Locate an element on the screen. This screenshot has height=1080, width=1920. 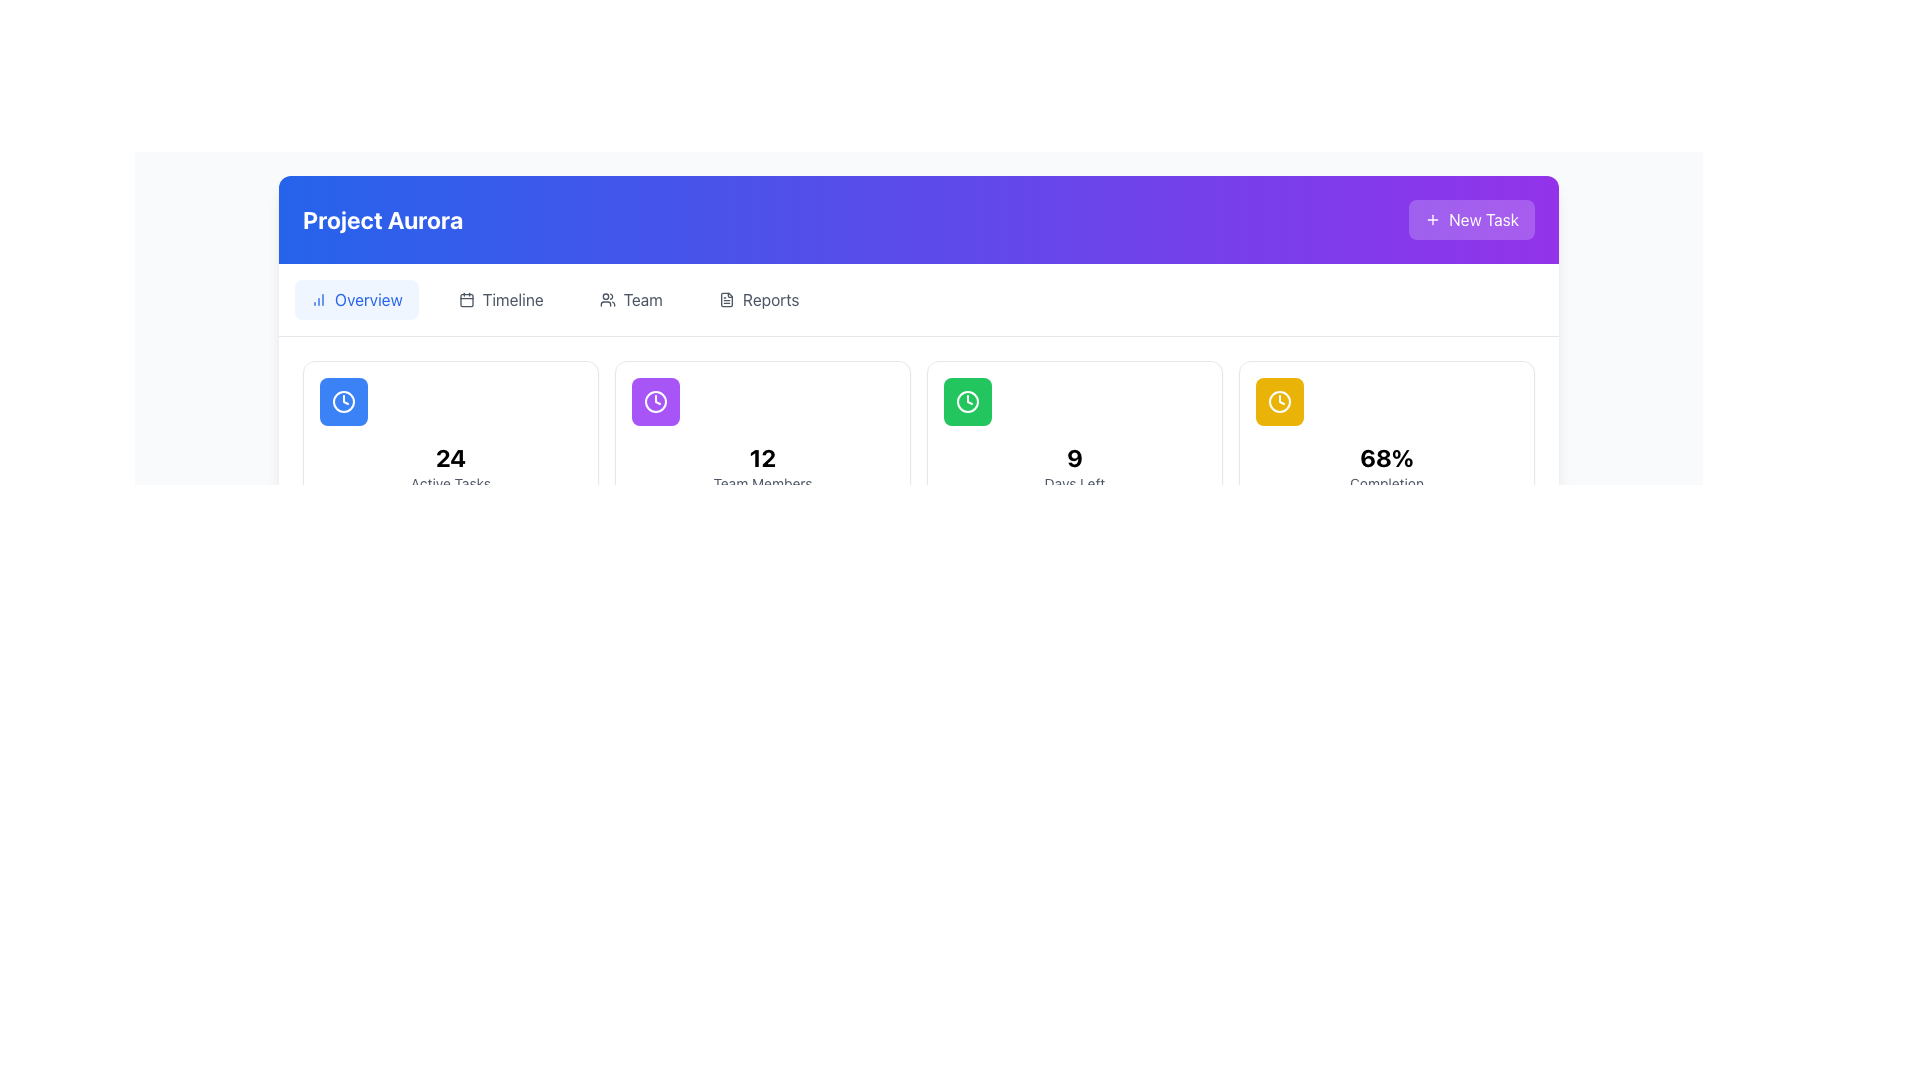
the topmost part of the file icon component, which serves for visual emphasis in navigation or selection contexts is located at coordinates (725, 300).